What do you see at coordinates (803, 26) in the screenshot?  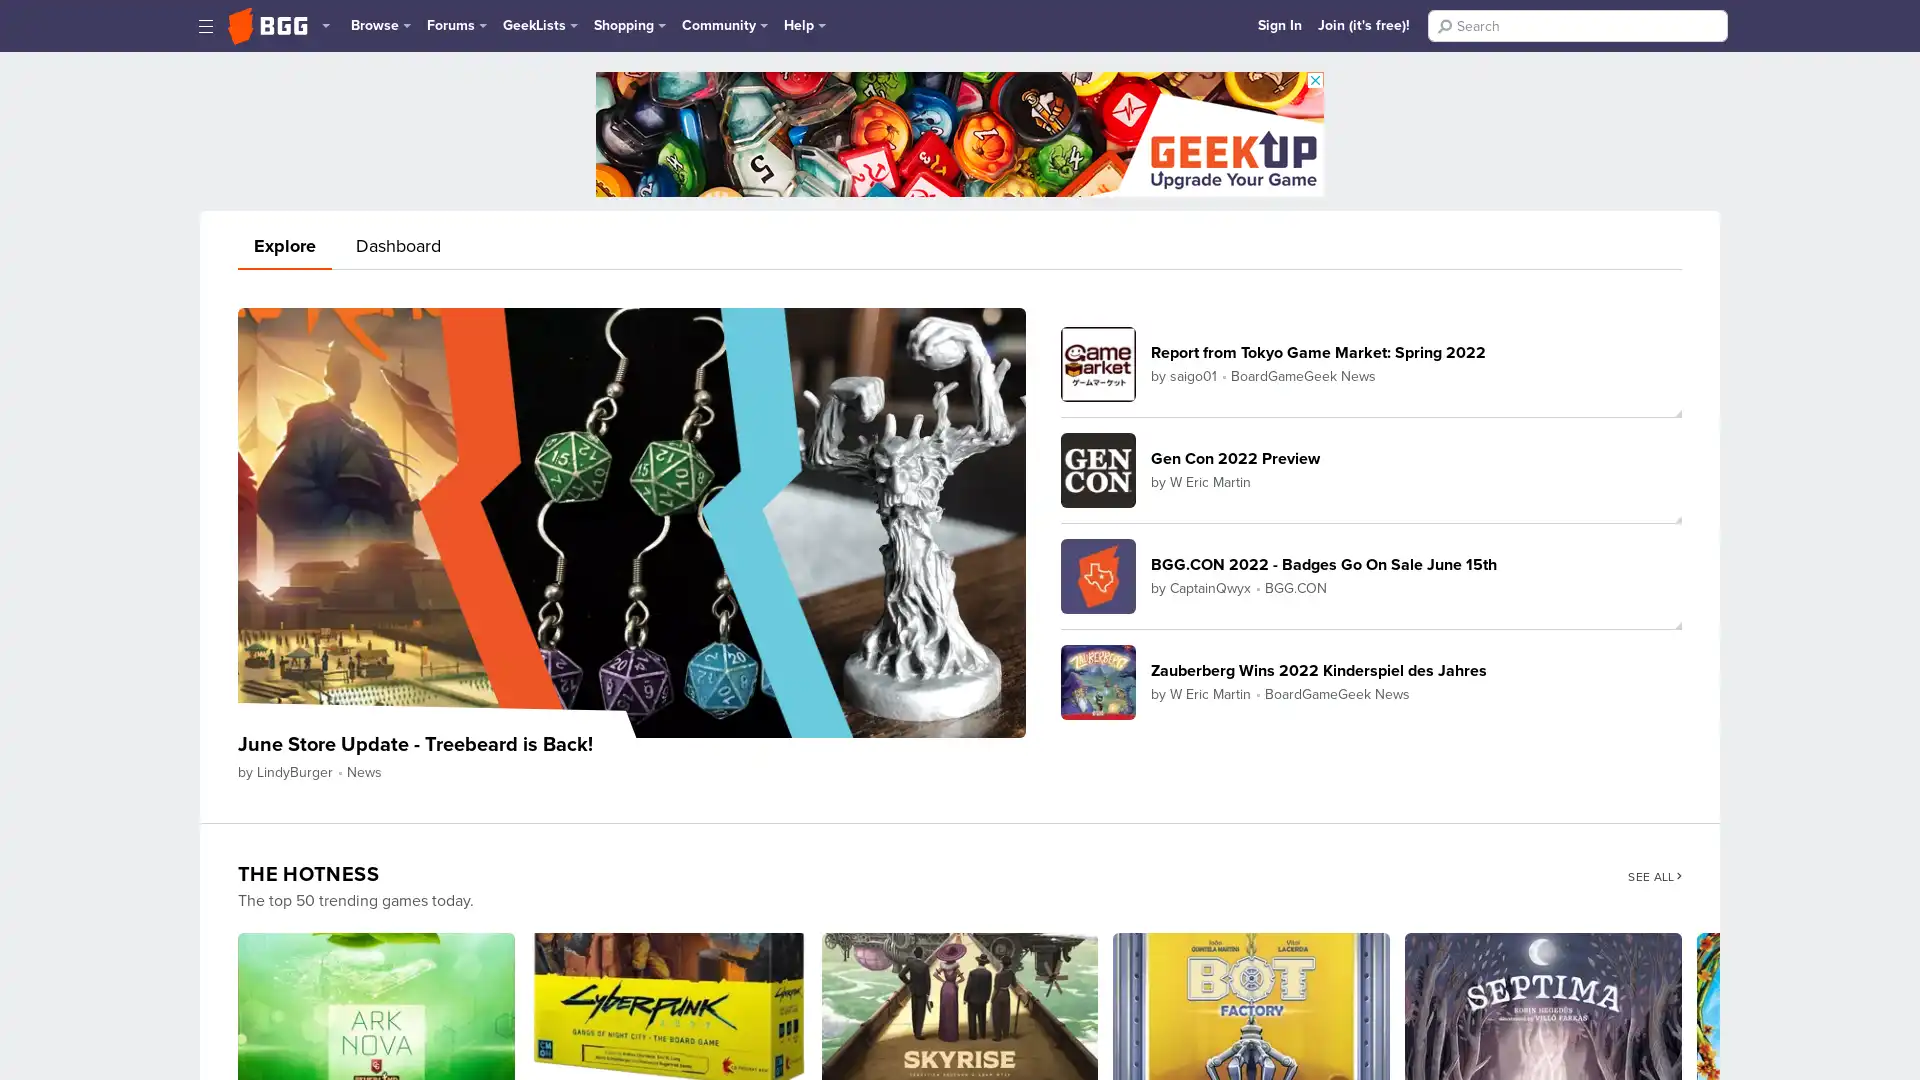 I see `Help` at bounding box center [803, 26].